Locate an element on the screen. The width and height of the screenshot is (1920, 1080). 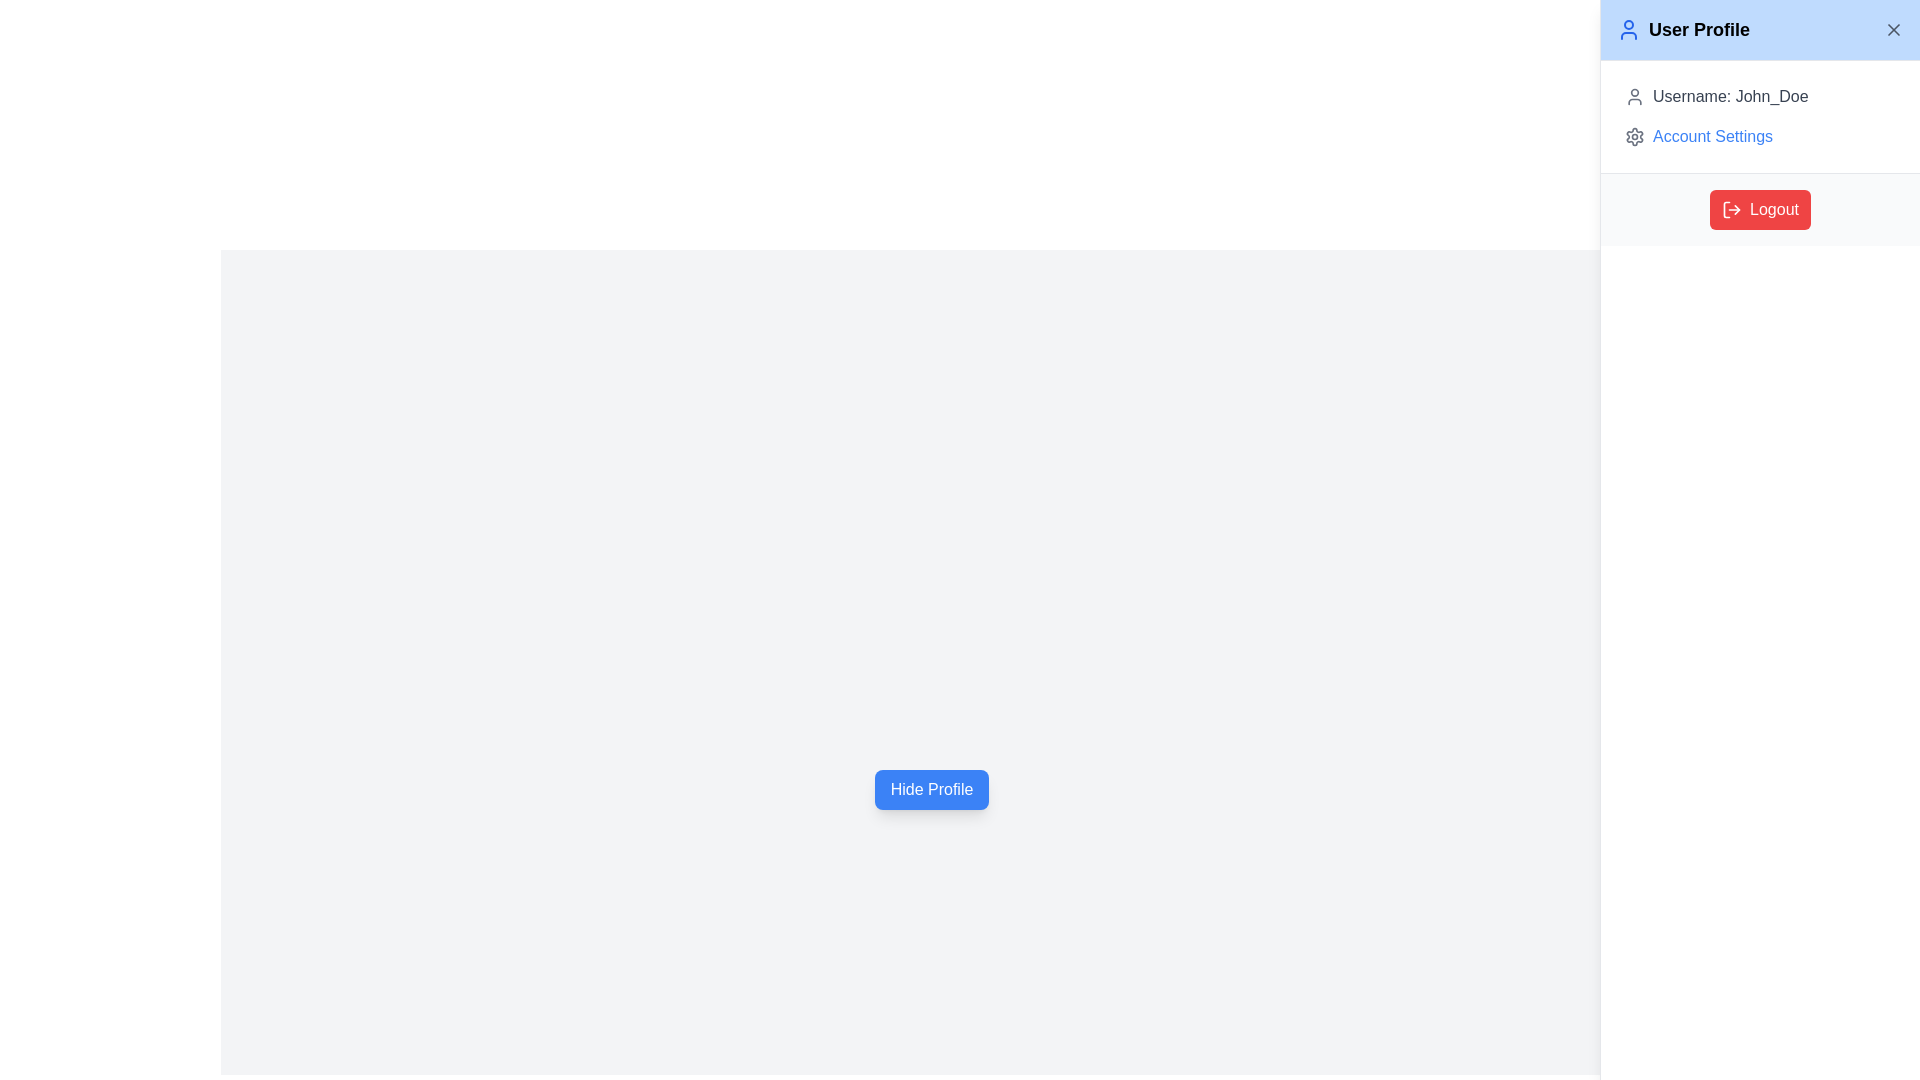
the close button located at the topmost right corner of the User Profile panel is located at coordinates (1893, 30).